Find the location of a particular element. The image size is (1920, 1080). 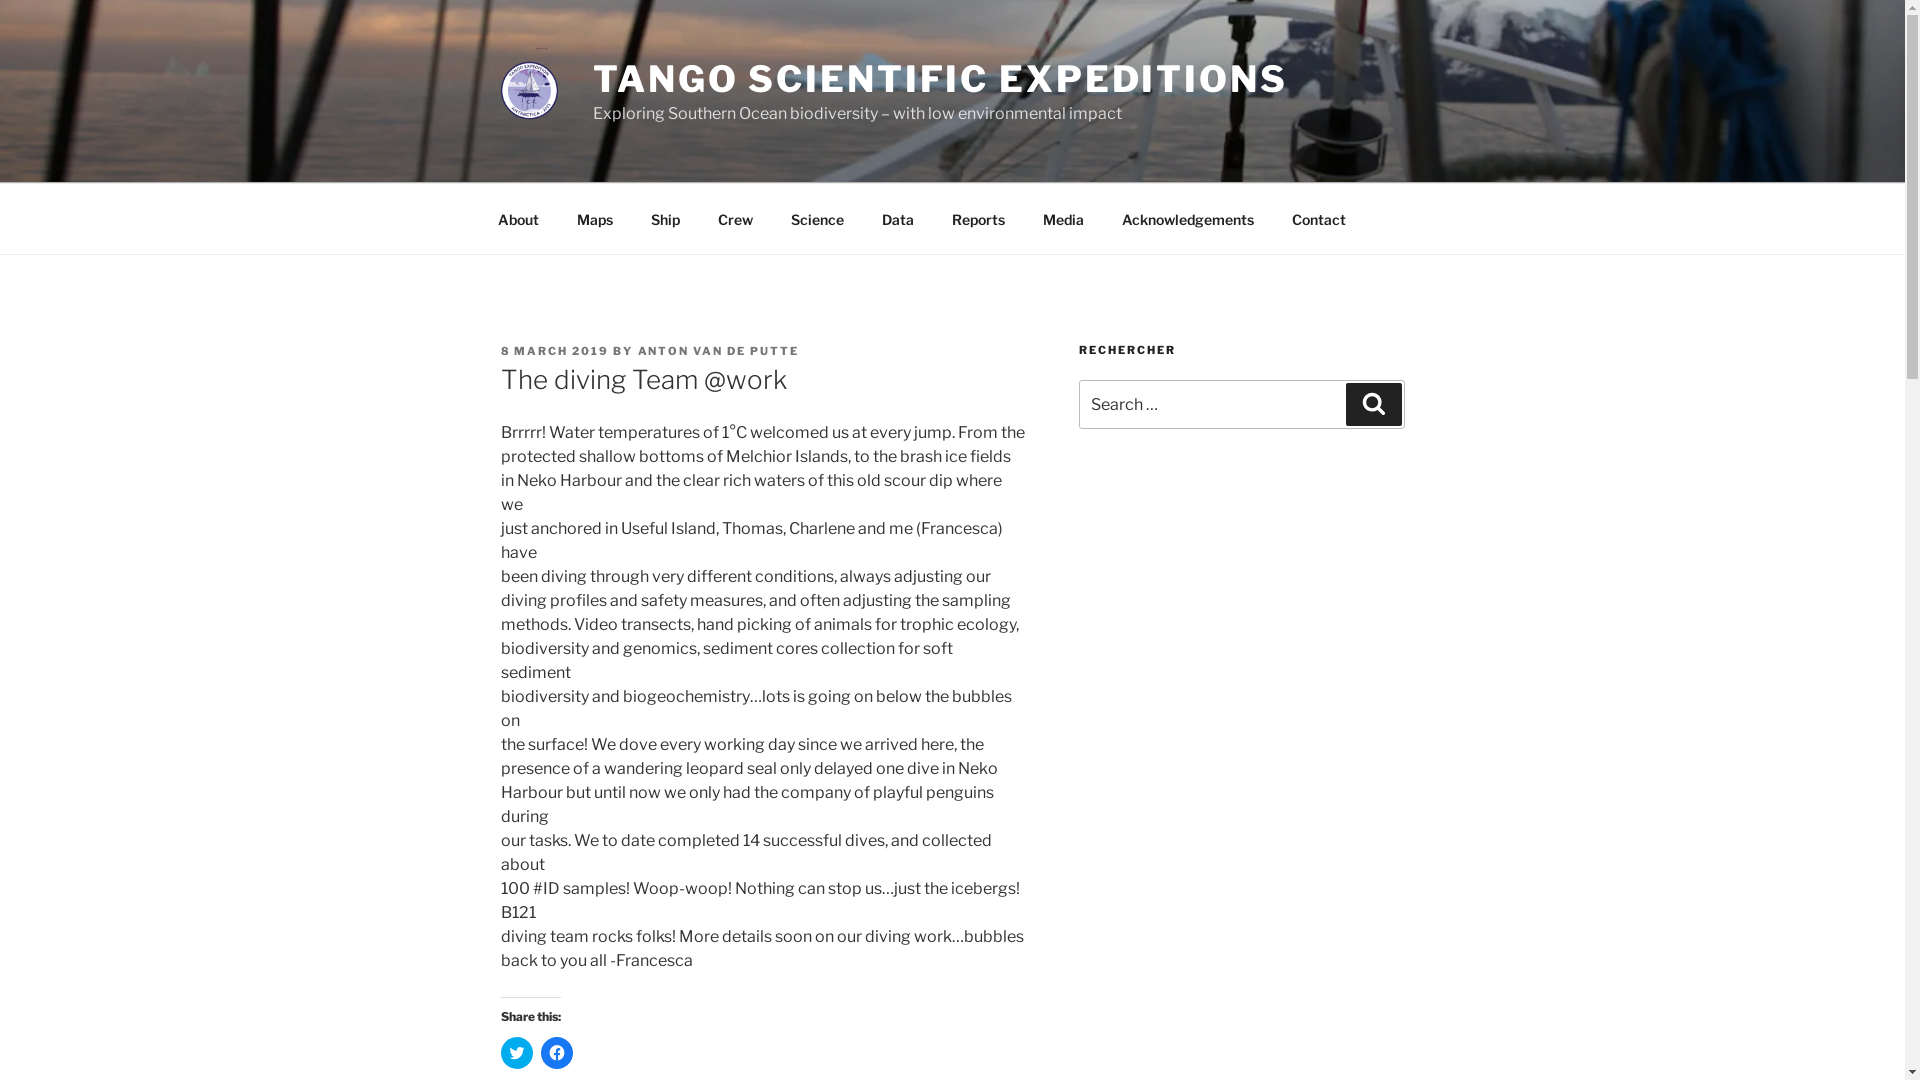

'About' is located at coordinates (518, 218).